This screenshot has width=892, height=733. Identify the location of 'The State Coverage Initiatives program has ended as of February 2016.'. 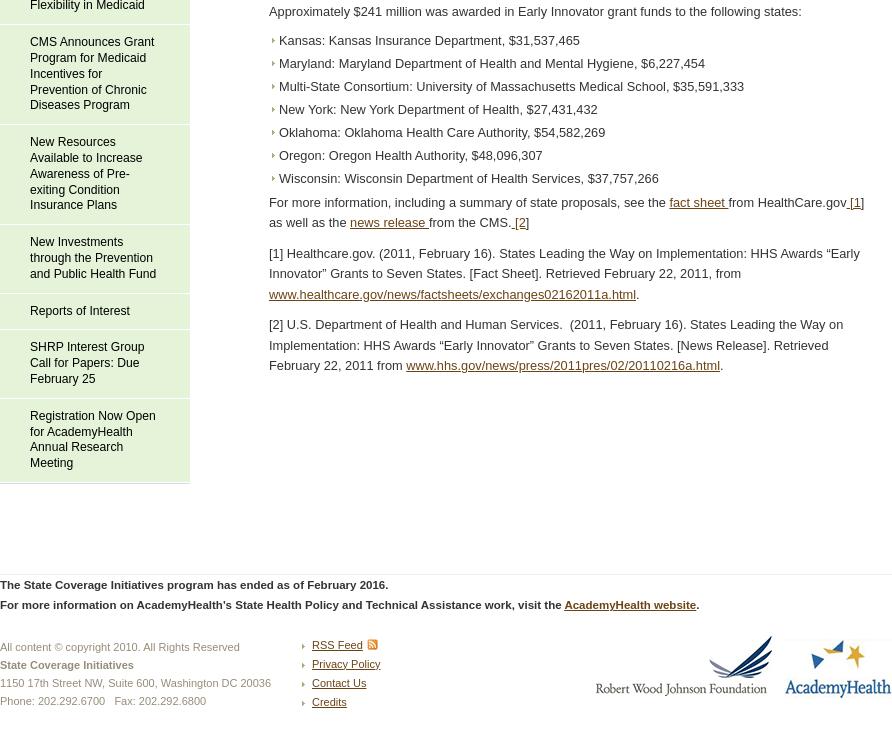
(193, 583).